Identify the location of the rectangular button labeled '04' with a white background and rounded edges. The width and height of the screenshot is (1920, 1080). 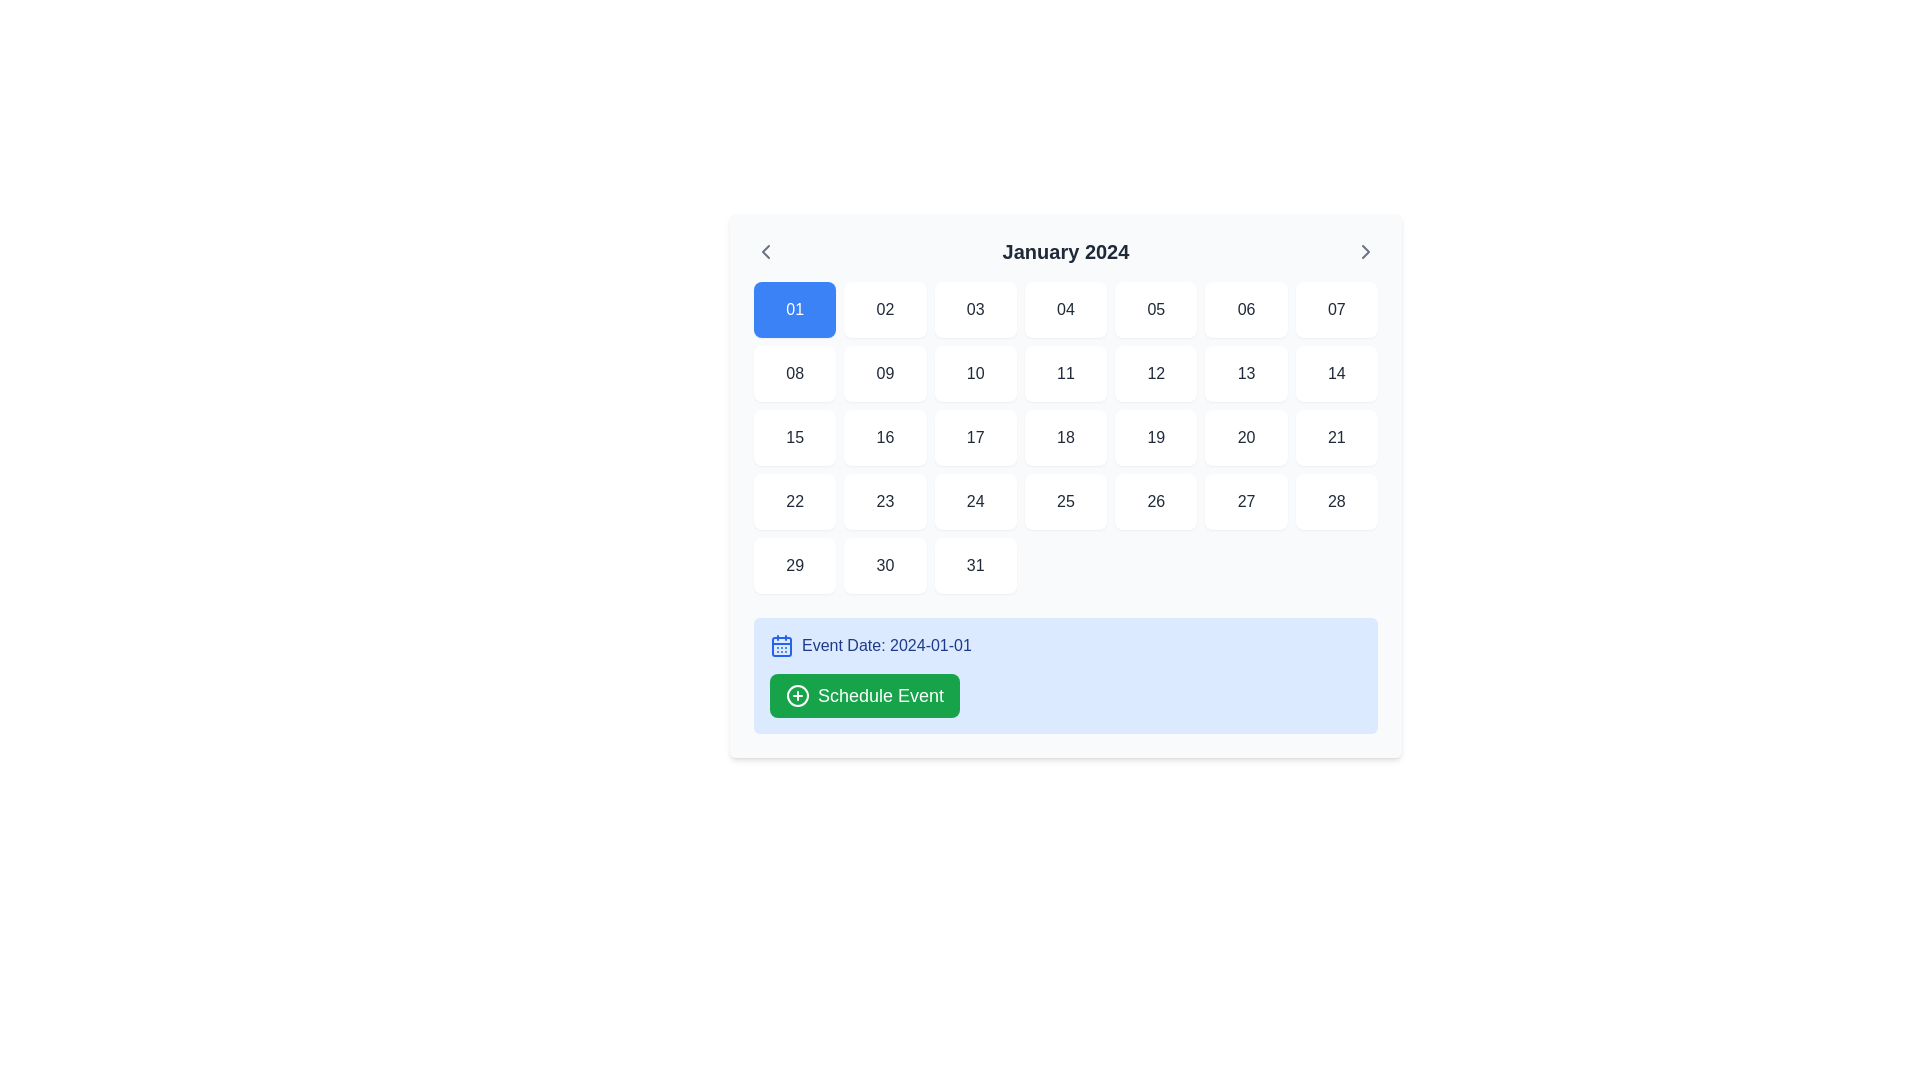
(1064, 309).